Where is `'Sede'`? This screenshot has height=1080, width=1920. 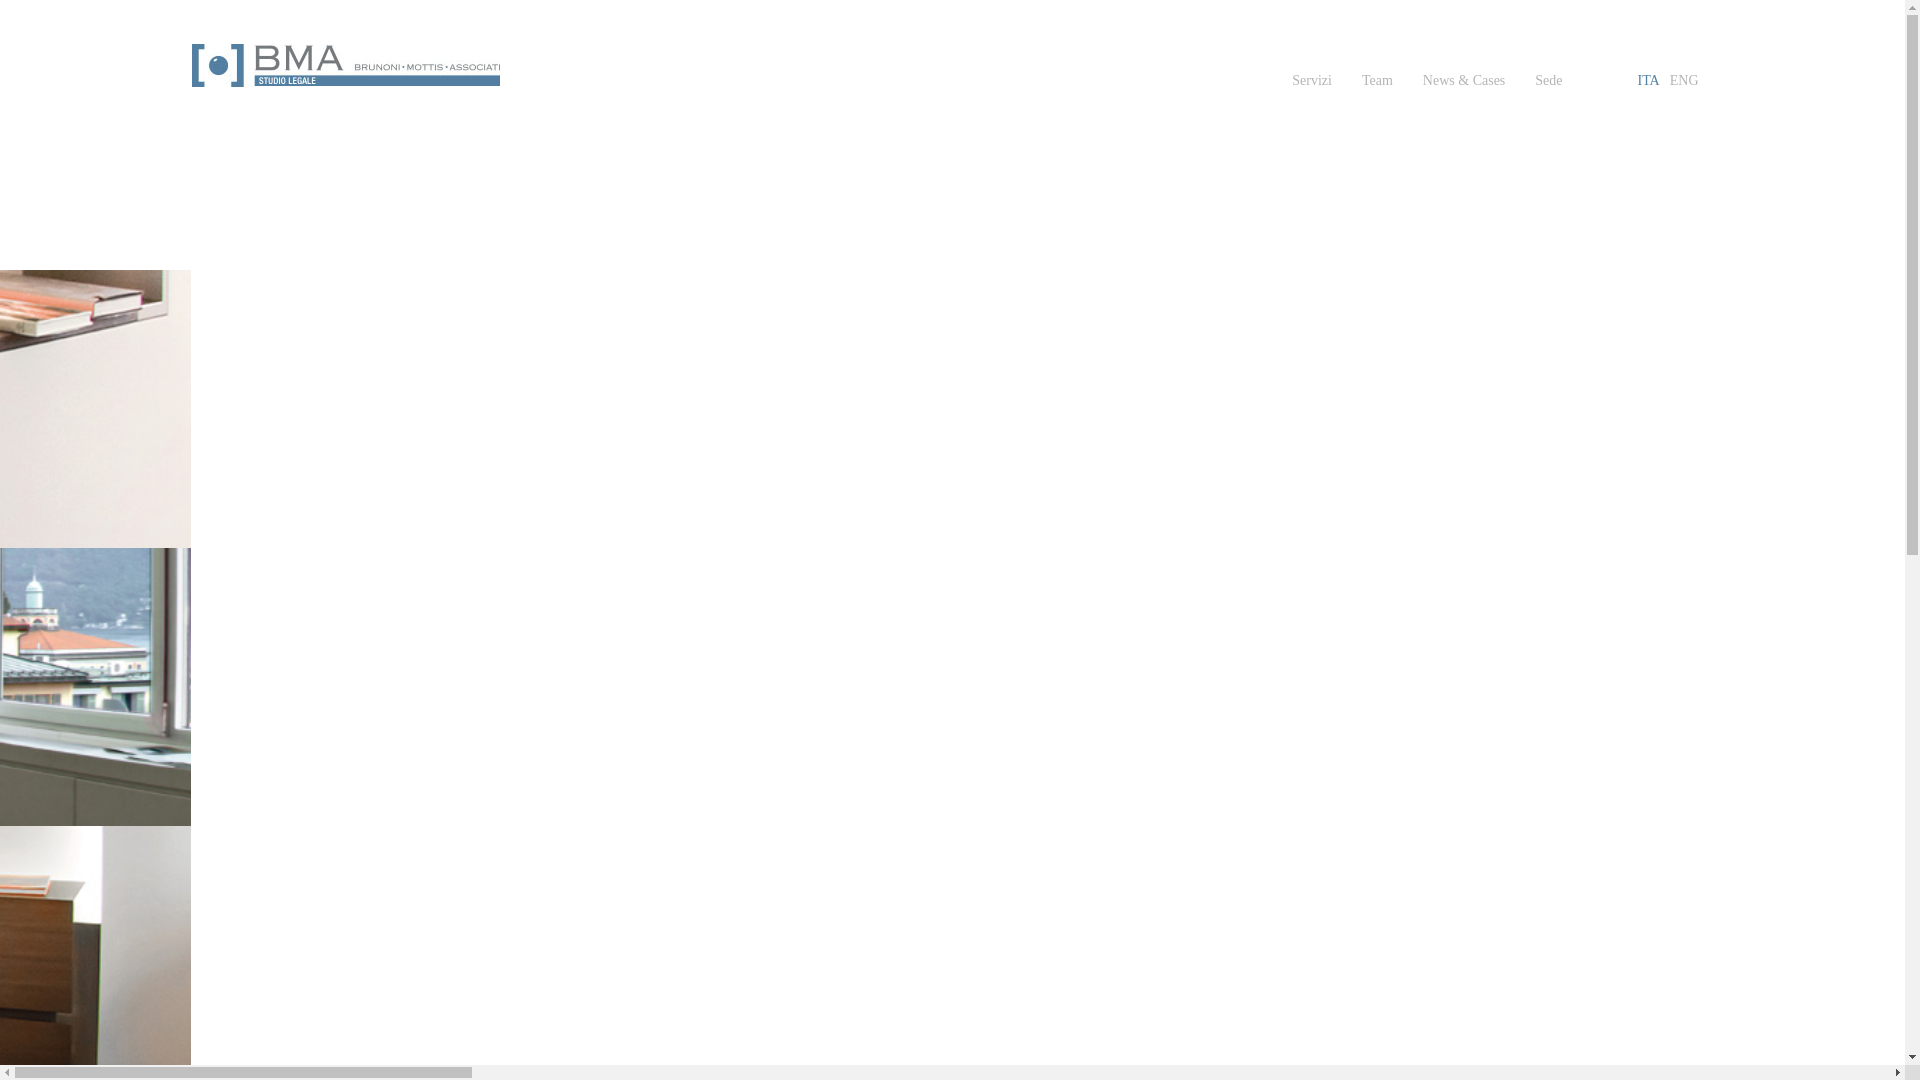 'Sede' is located at coordinates (1547, 80).